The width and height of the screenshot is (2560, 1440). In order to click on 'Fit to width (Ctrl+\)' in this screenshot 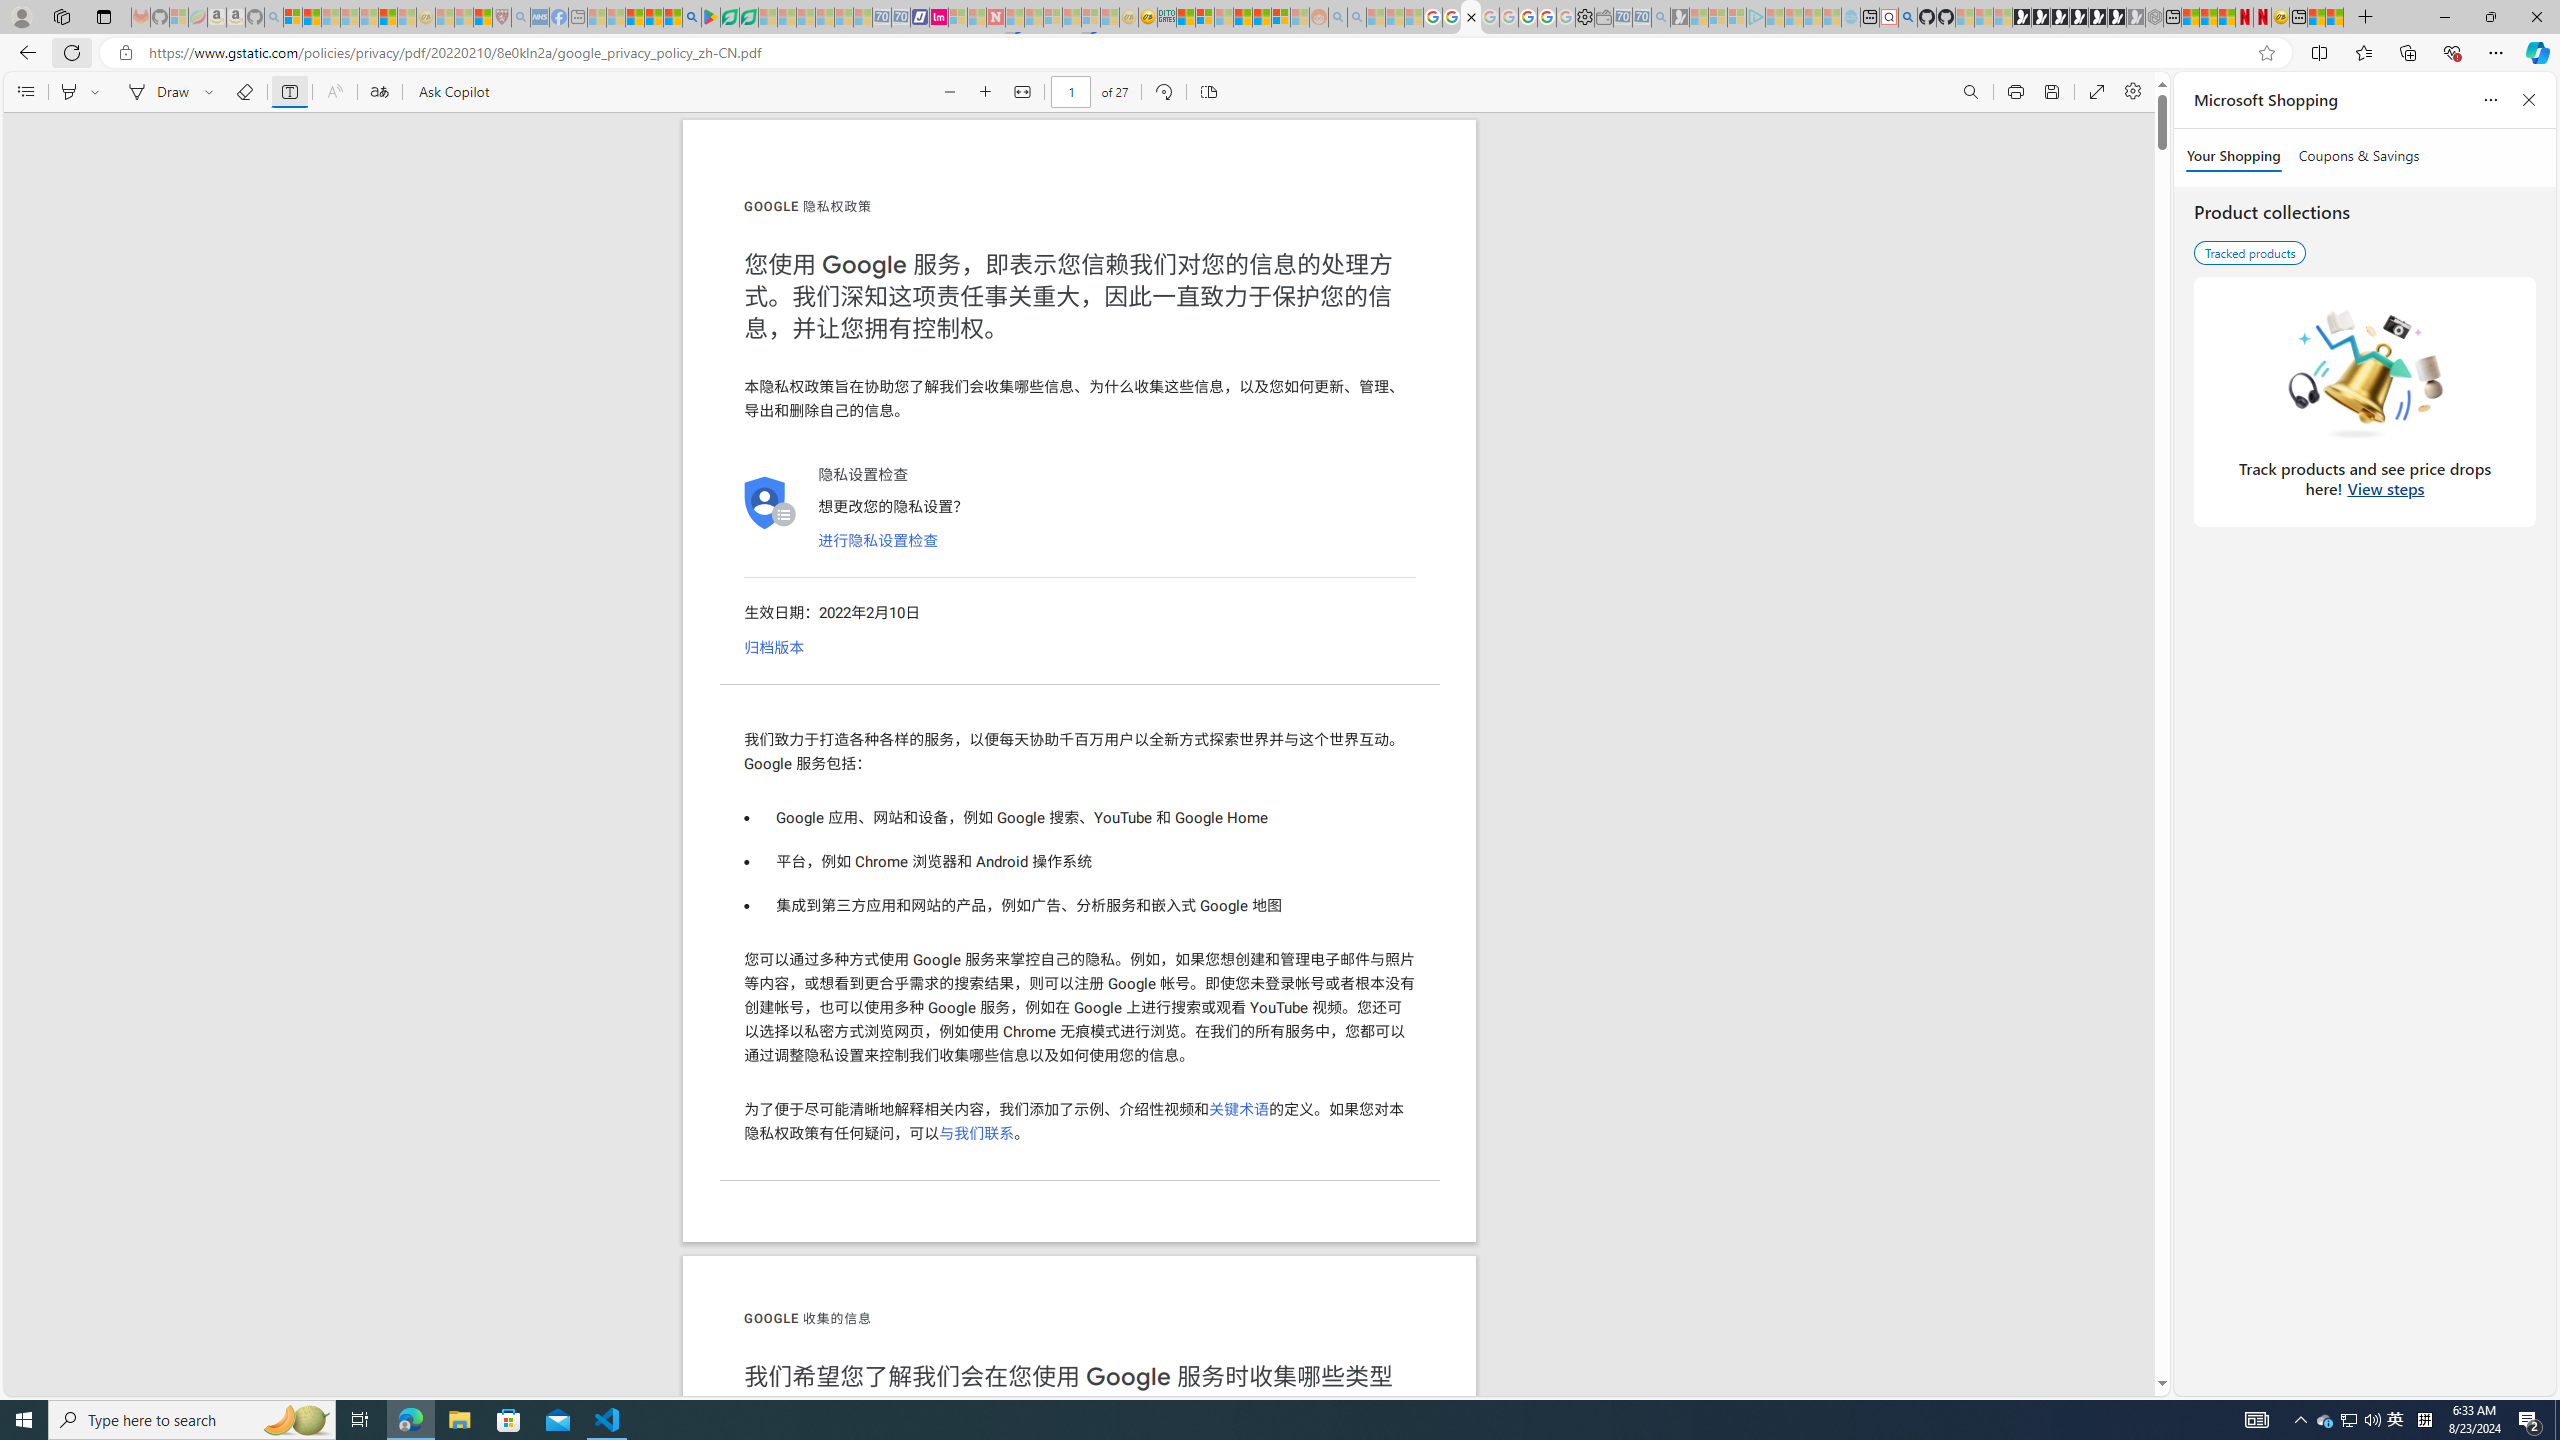, I will do `click(1022, 91)`.